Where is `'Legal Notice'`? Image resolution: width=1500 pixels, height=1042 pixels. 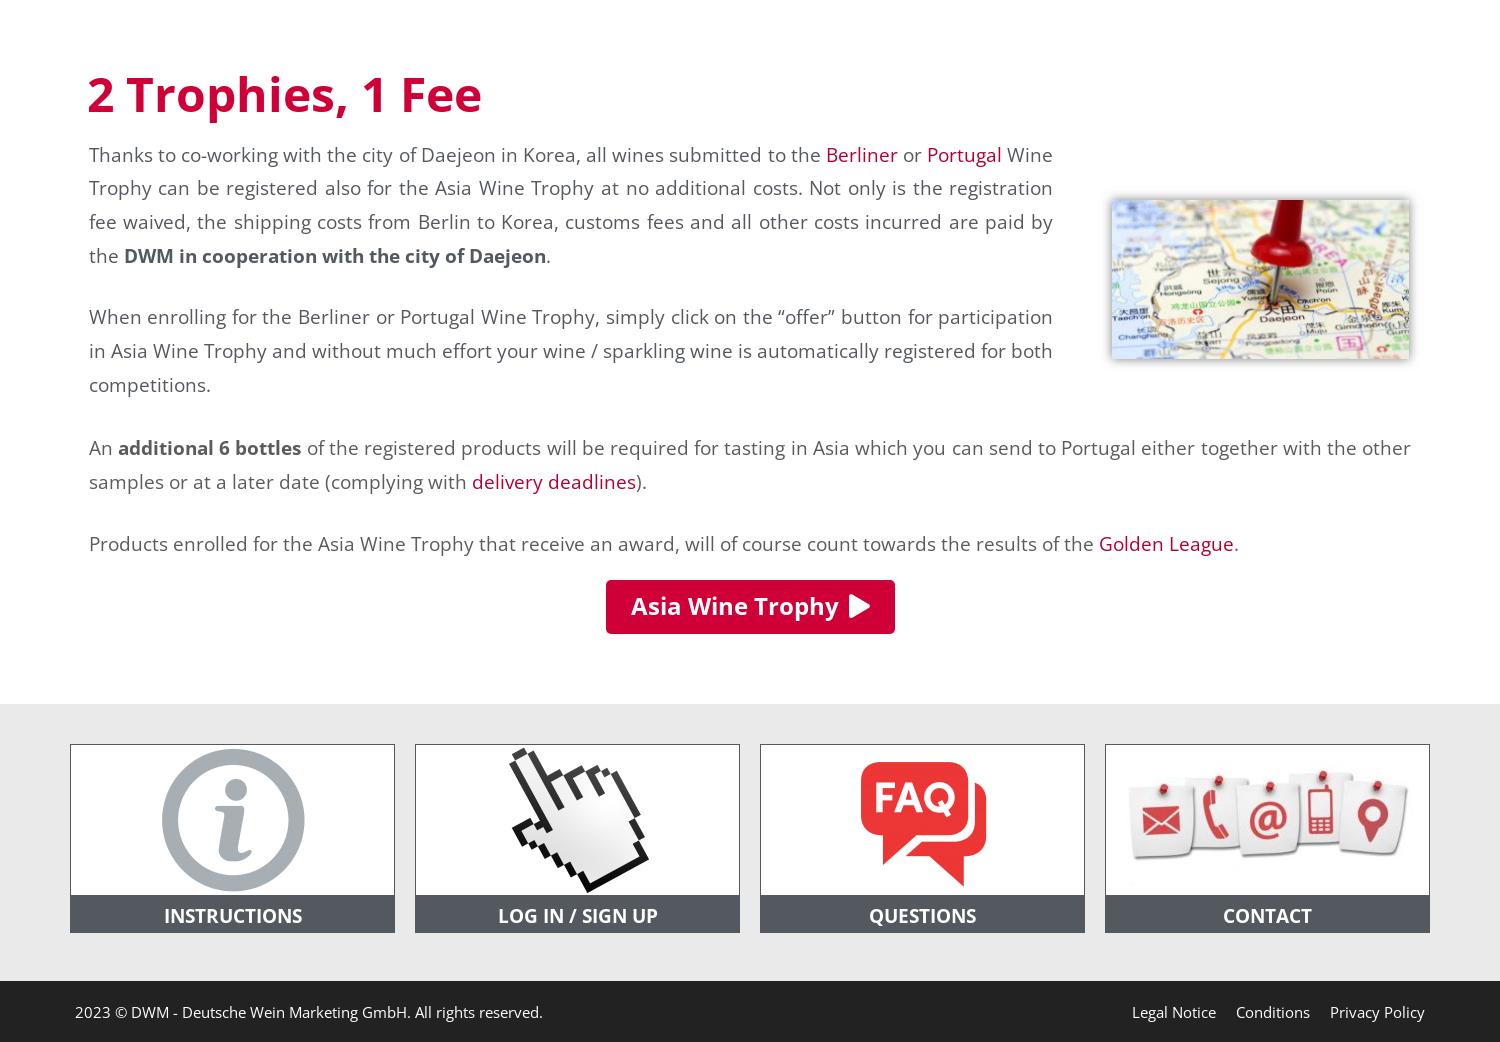 'Legal Notice' is located at coordinates (1174, 1010).